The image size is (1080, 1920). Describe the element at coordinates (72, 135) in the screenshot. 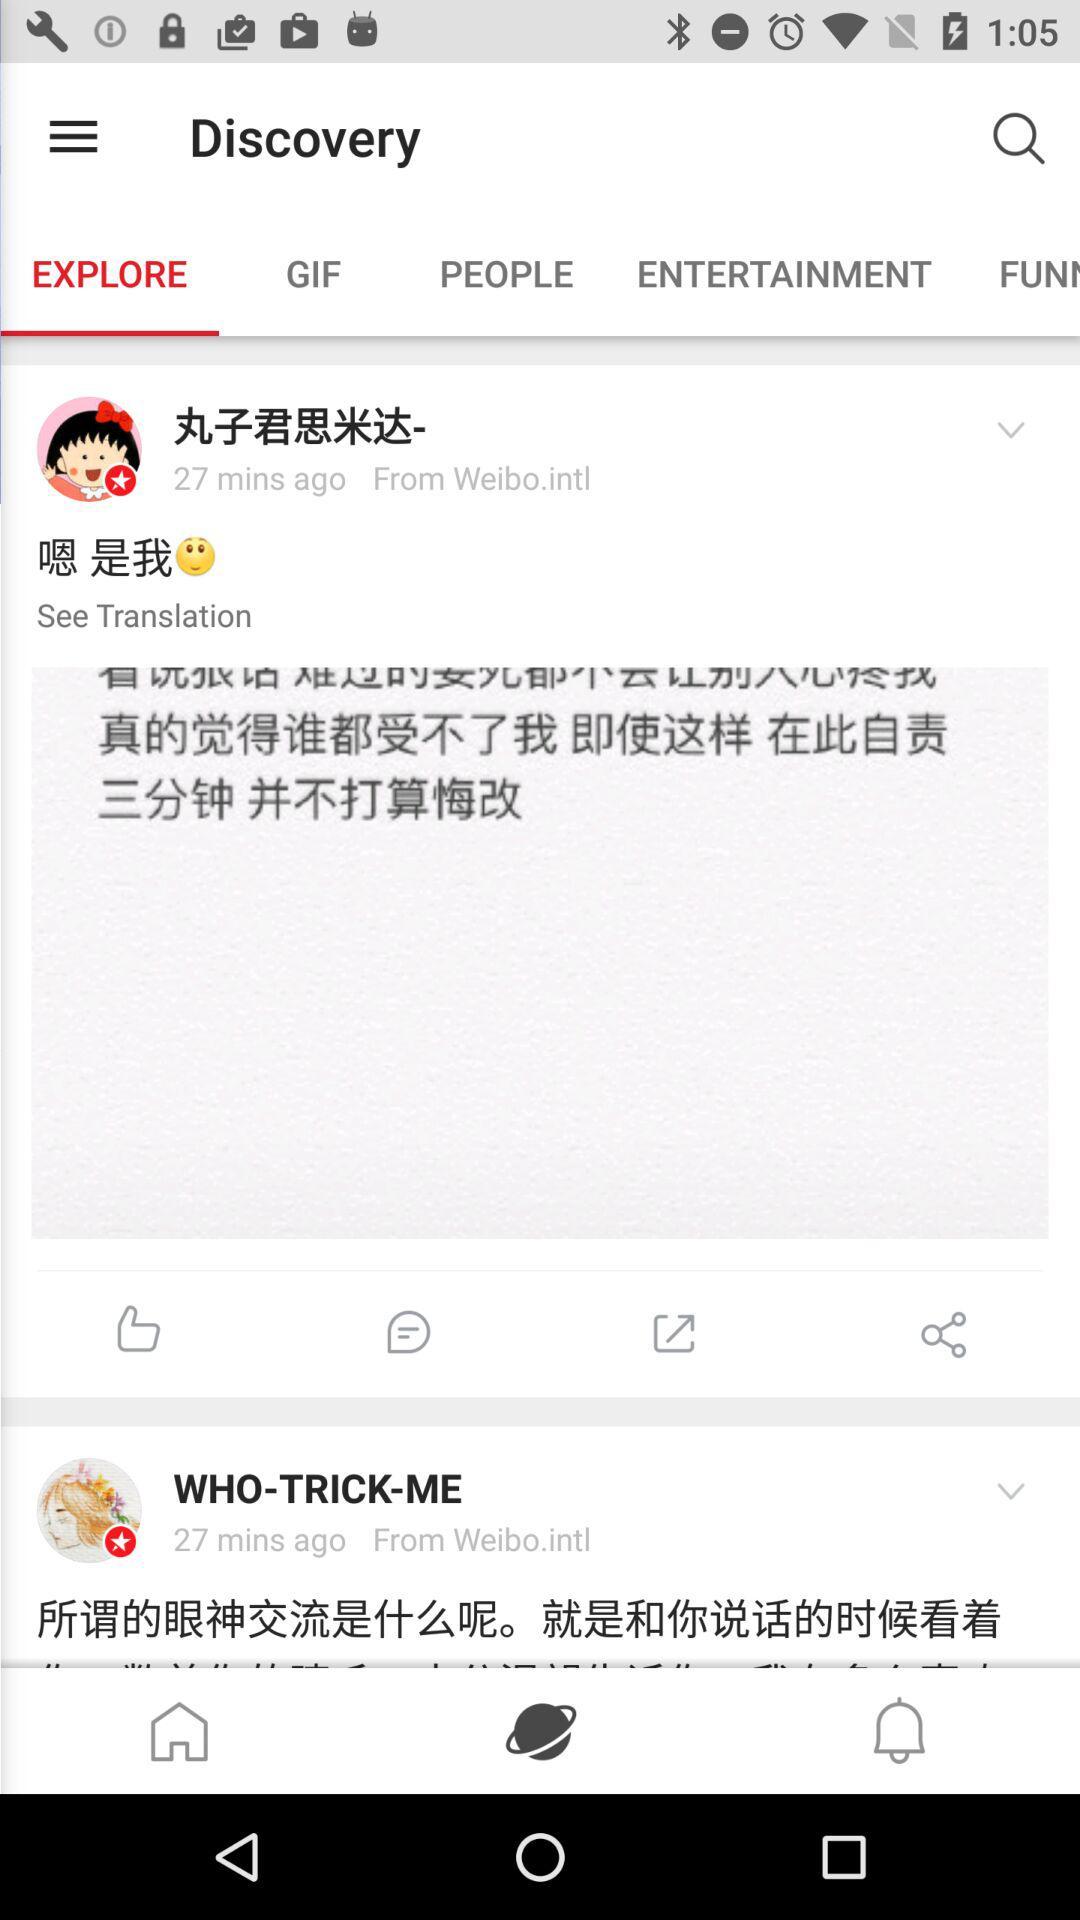

I see `the icon above the explore` at that location.